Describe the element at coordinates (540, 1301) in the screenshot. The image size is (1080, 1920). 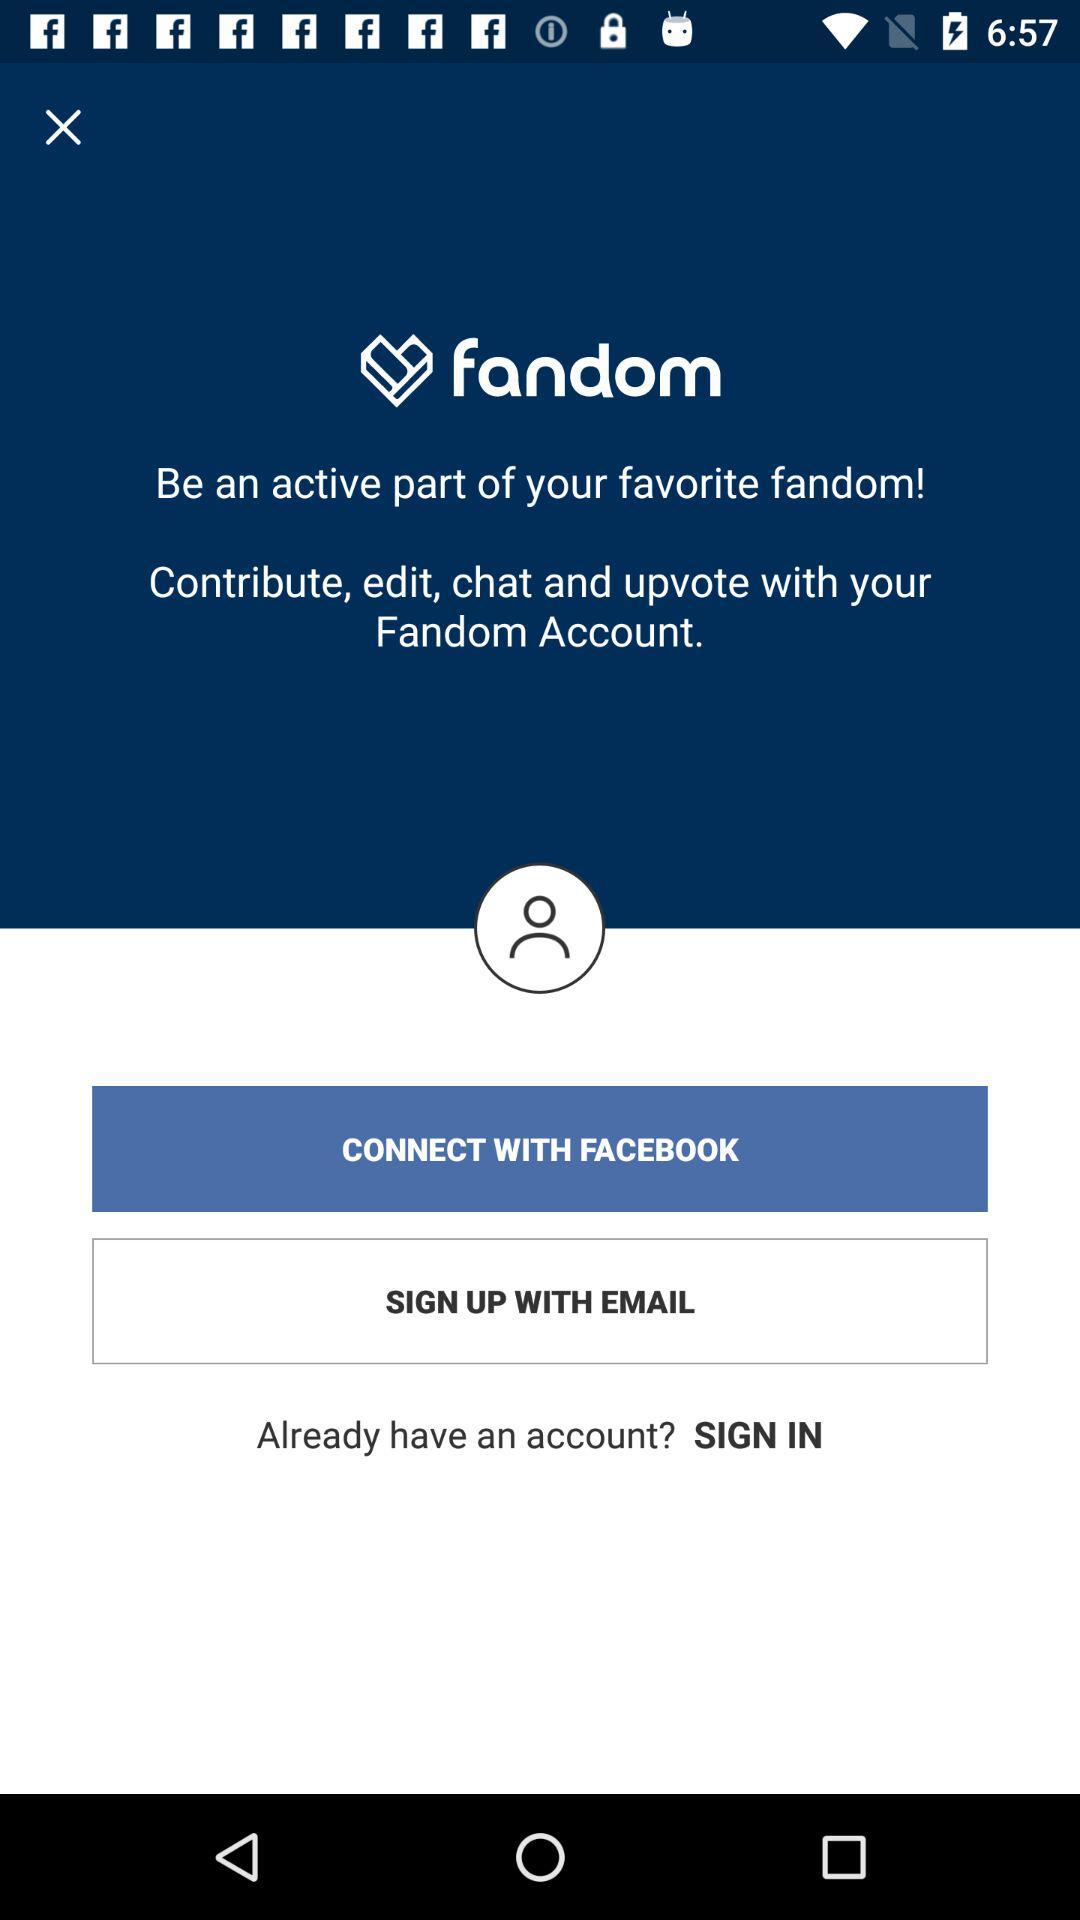
I see `icon above the already have an item` at that location.